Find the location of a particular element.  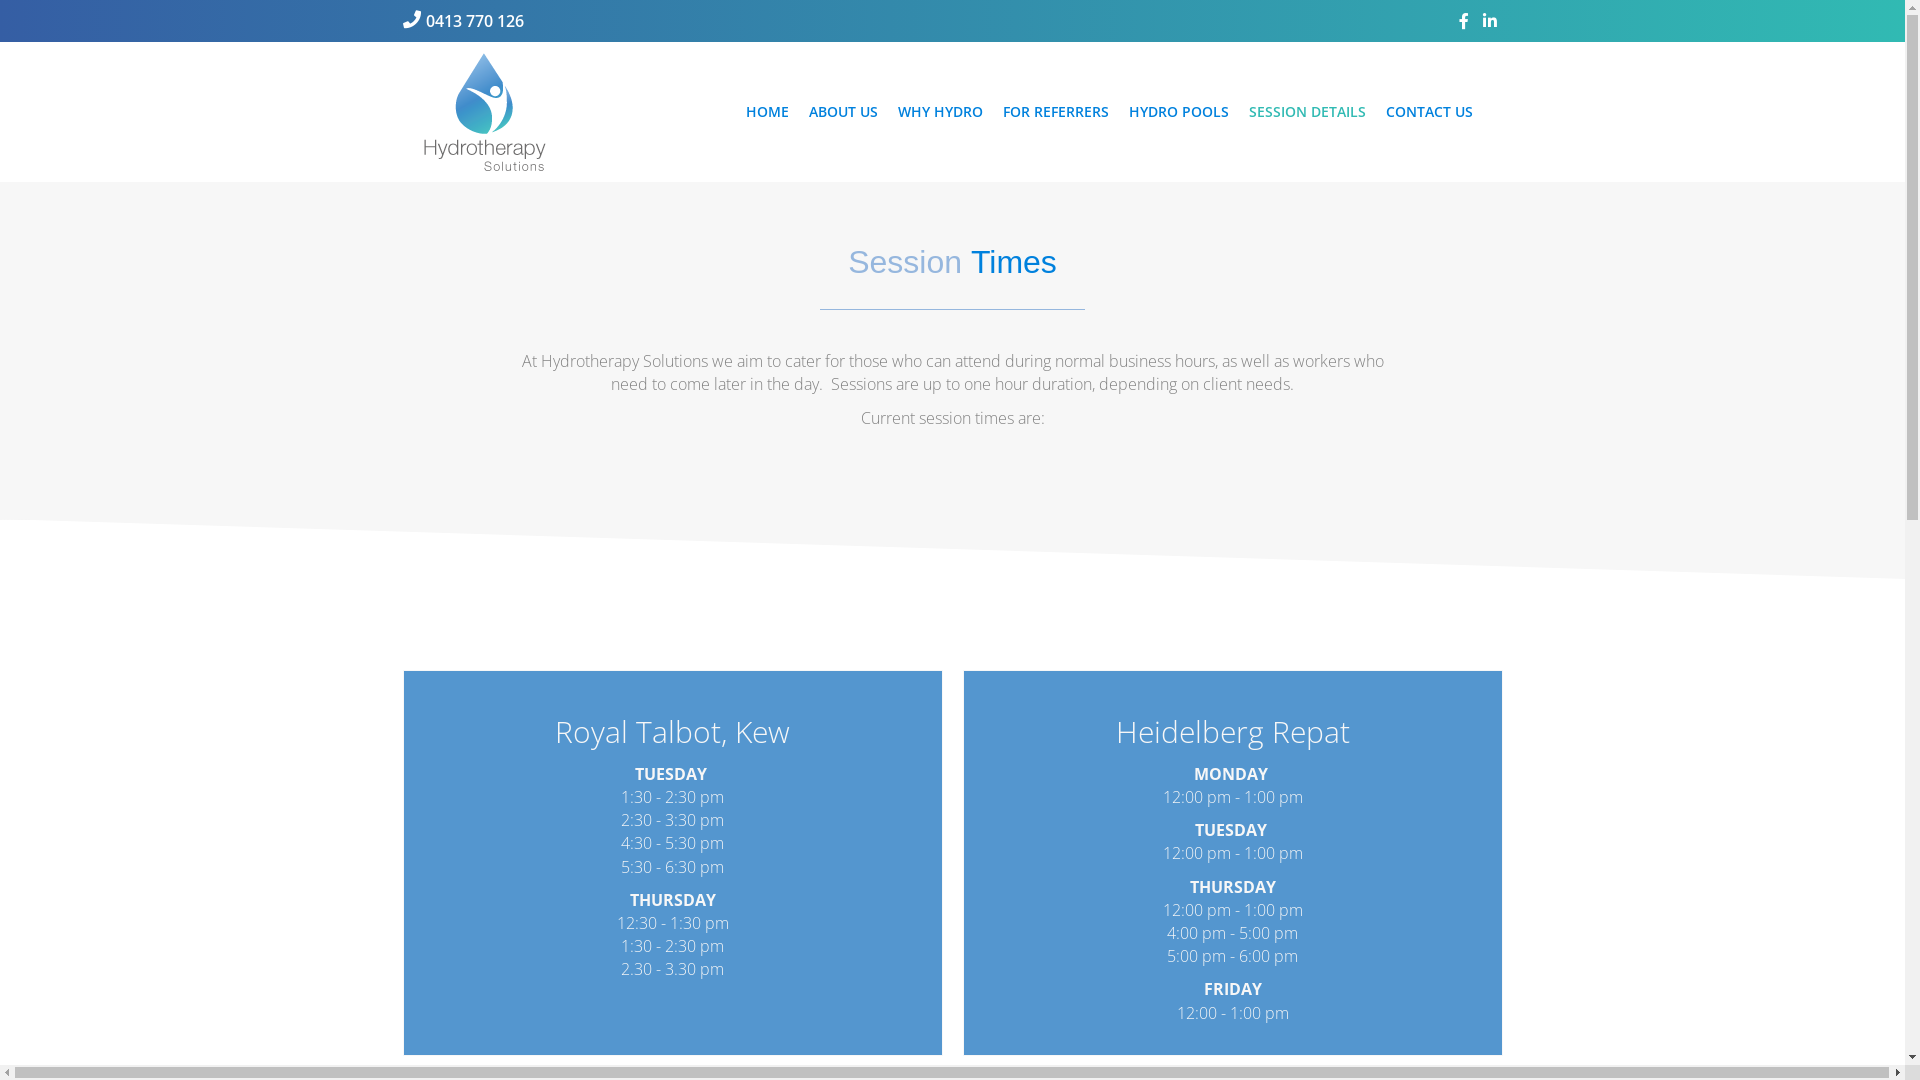

'hs_logo_120px_ai' is located at coordinates (421, 111).